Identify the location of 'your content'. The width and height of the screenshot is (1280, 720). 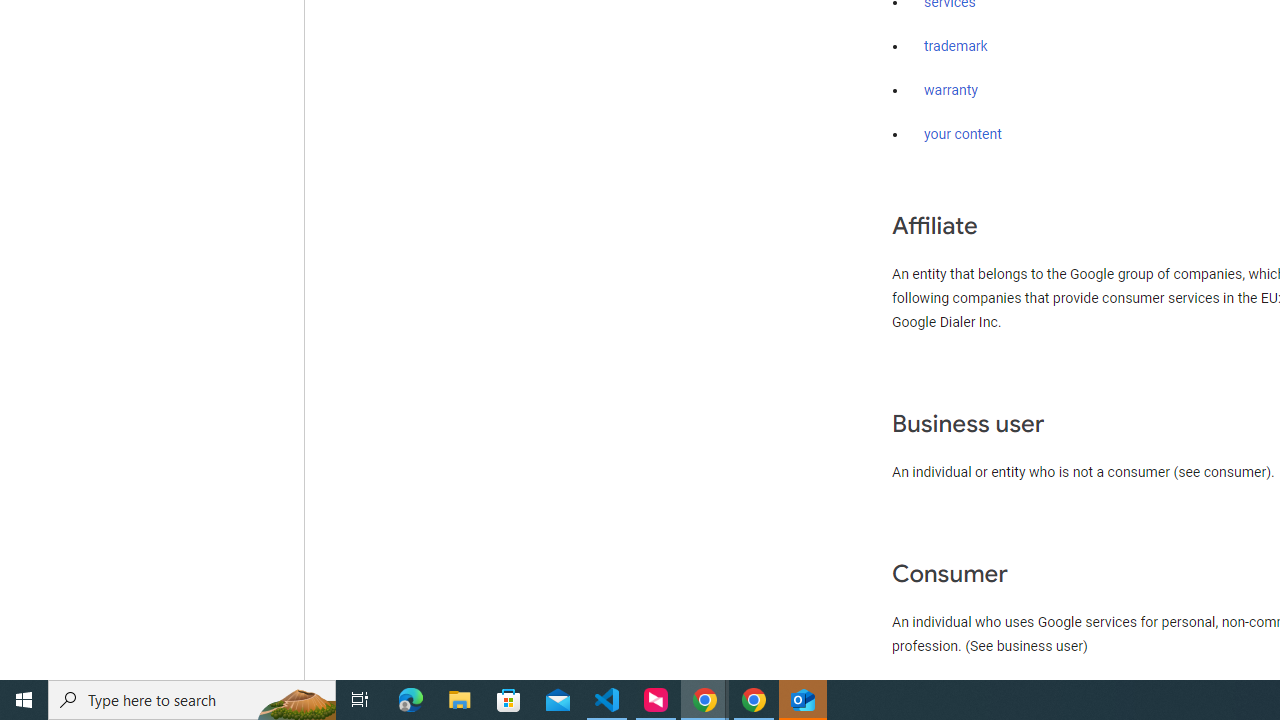
(963, 135).